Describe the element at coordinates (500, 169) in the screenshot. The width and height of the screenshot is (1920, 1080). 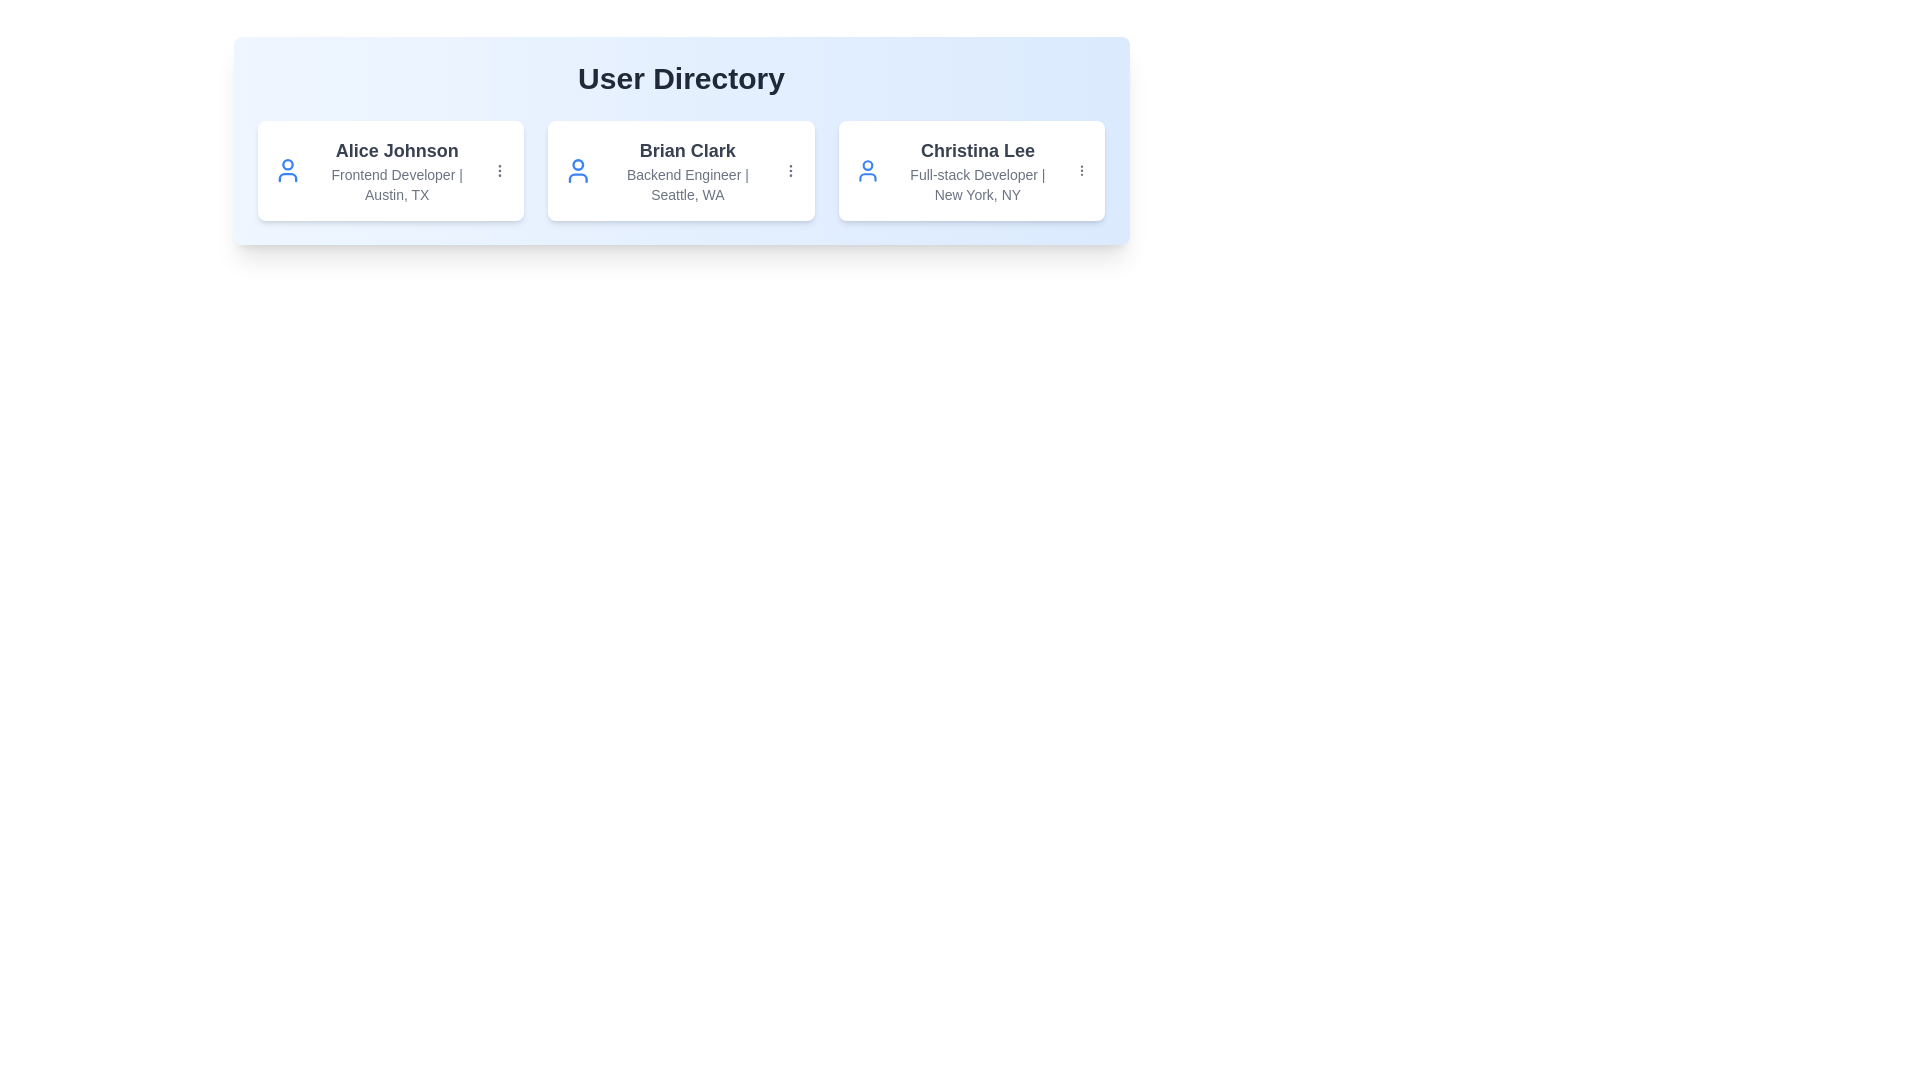
I see `the 'MoreVertical' icon for the user card corresponding to Alice Johnson` at that location.